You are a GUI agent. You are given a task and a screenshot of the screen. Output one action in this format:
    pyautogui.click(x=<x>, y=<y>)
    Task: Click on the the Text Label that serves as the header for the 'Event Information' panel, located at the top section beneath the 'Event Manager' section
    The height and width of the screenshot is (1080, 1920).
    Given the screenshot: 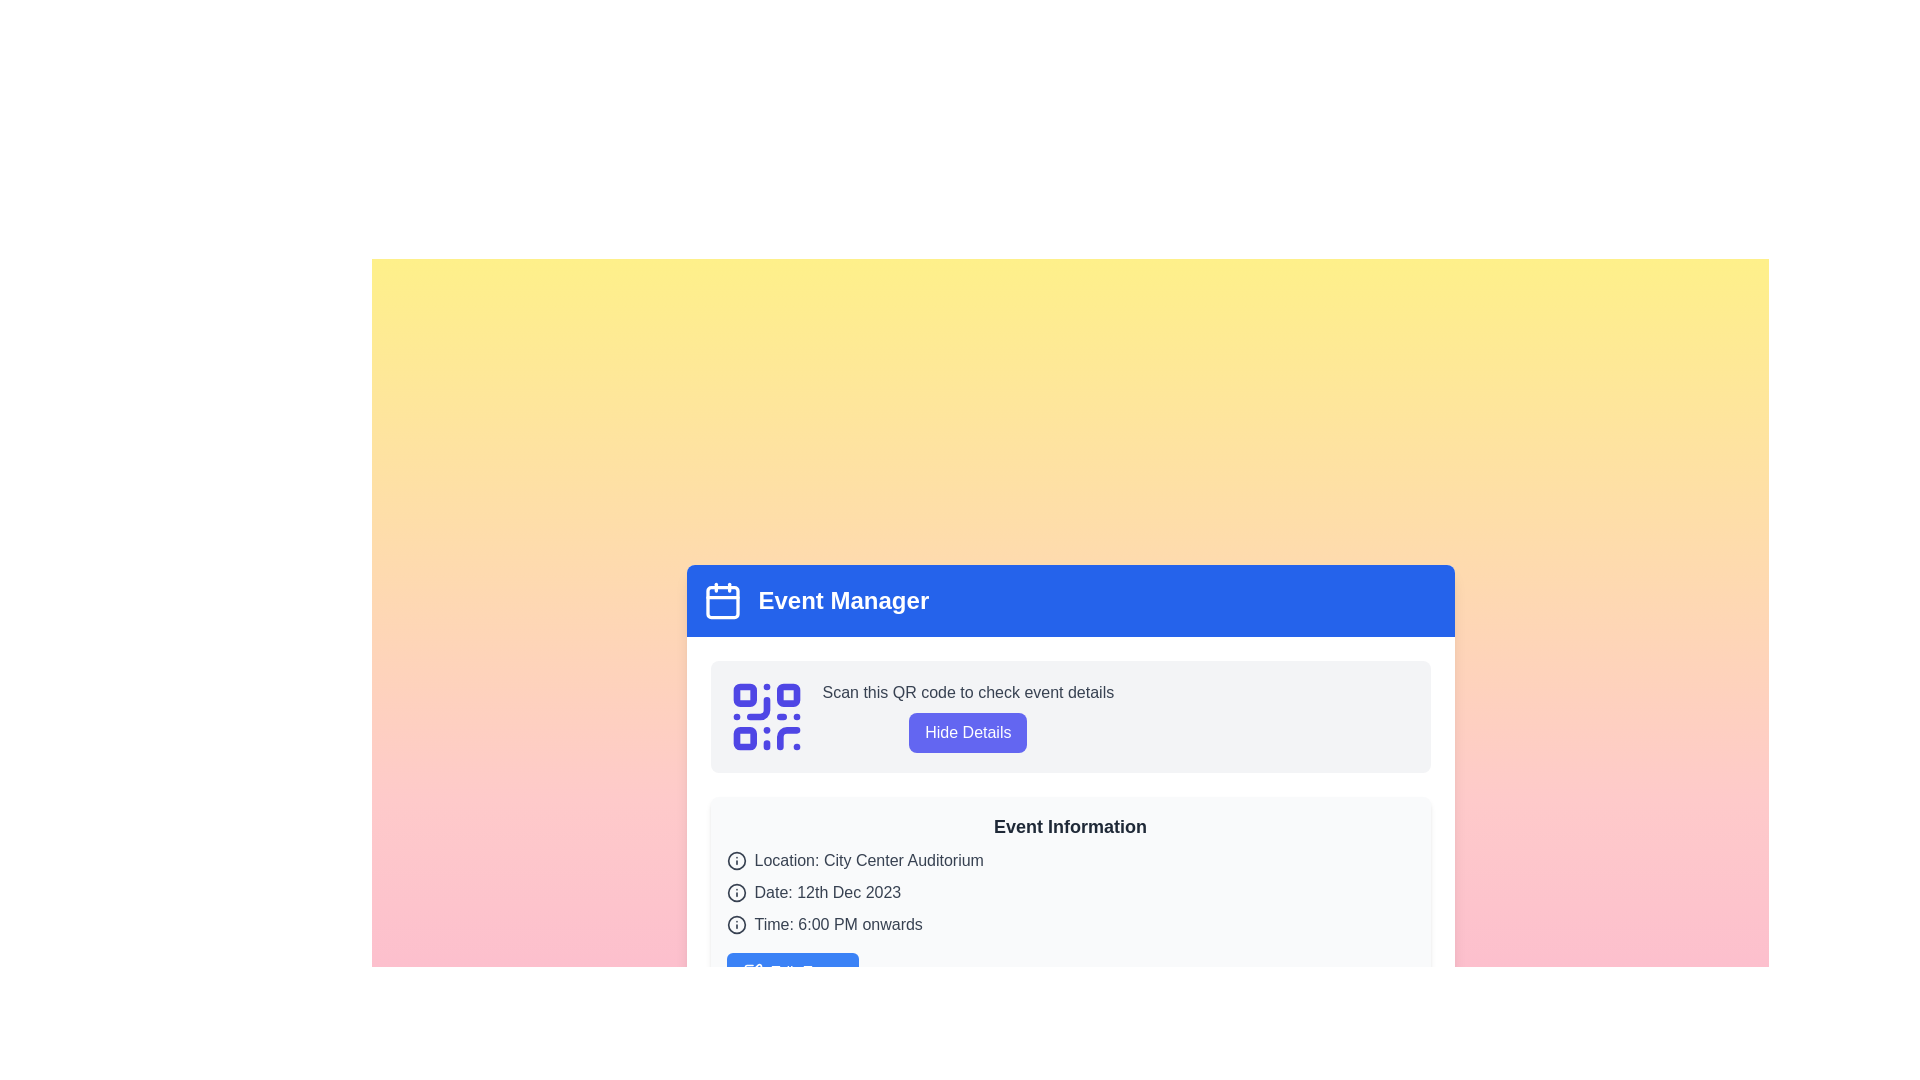 What is the action you would take?
    pyautogui.click(x=1069, y=826)
    